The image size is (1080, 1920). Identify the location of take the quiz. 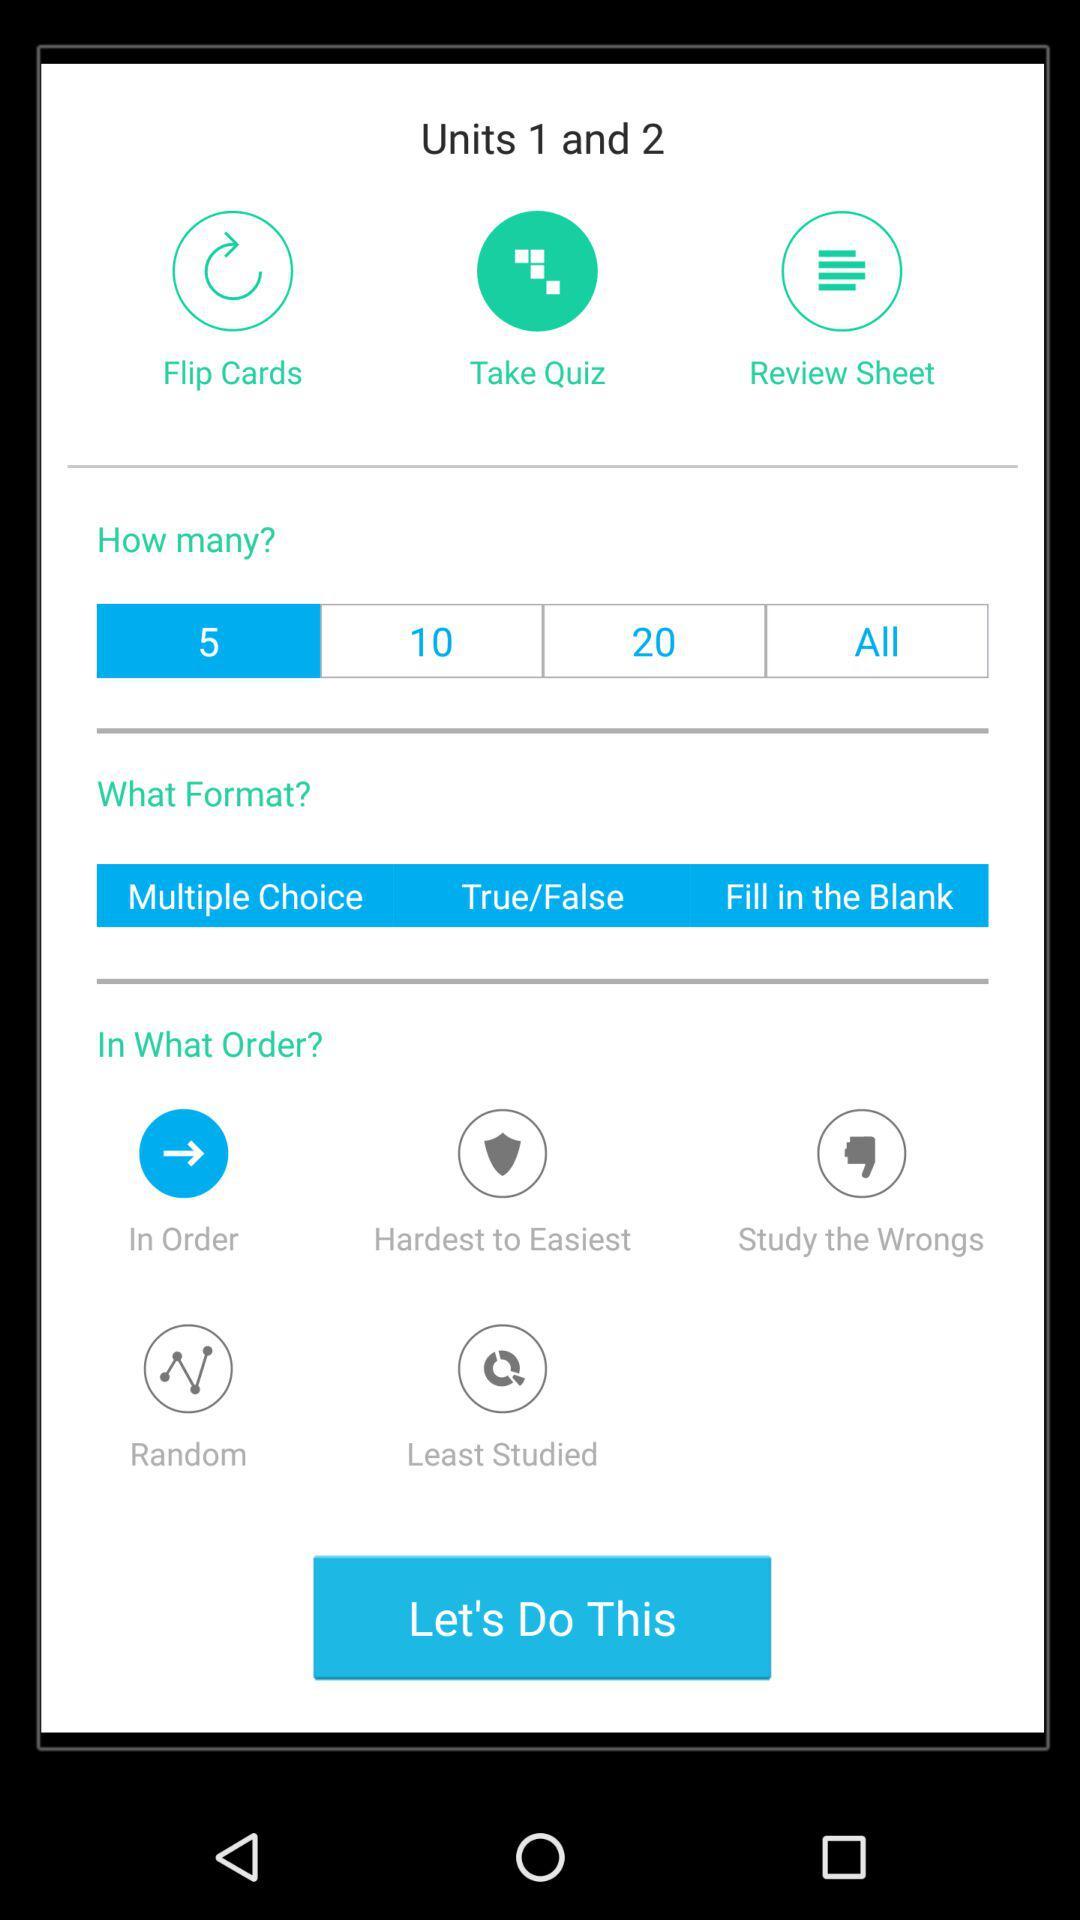
(536, 270).